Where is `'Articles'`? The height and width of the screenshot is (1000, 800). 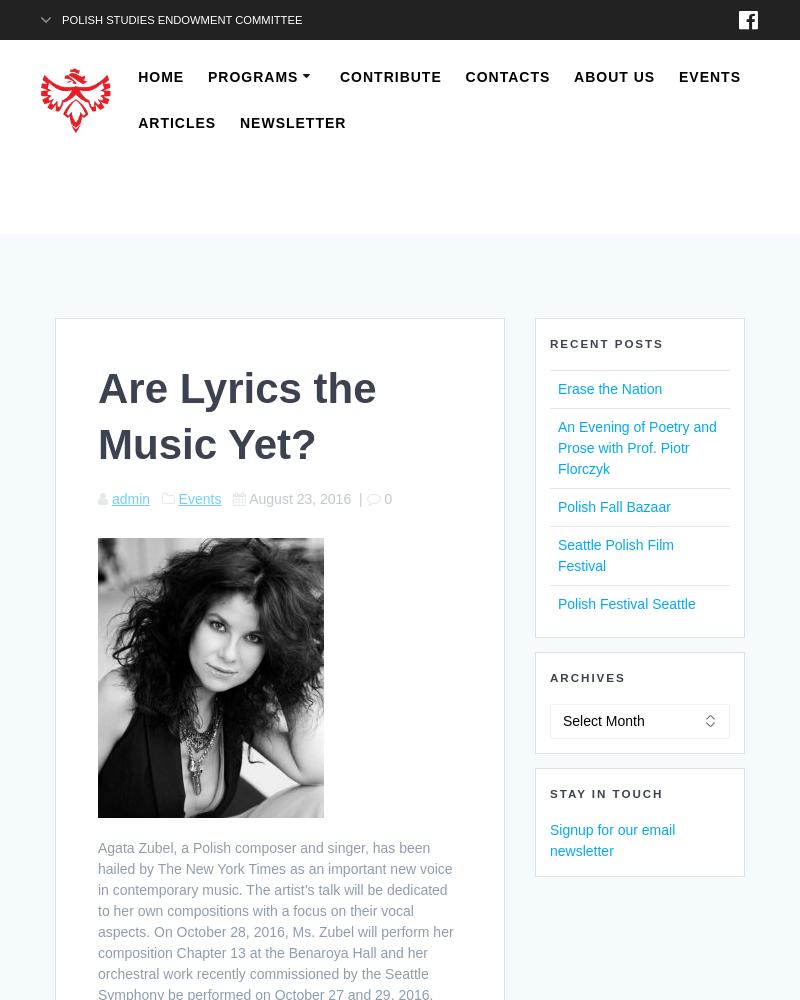
'Articles' is located at coordinates (176, 122).